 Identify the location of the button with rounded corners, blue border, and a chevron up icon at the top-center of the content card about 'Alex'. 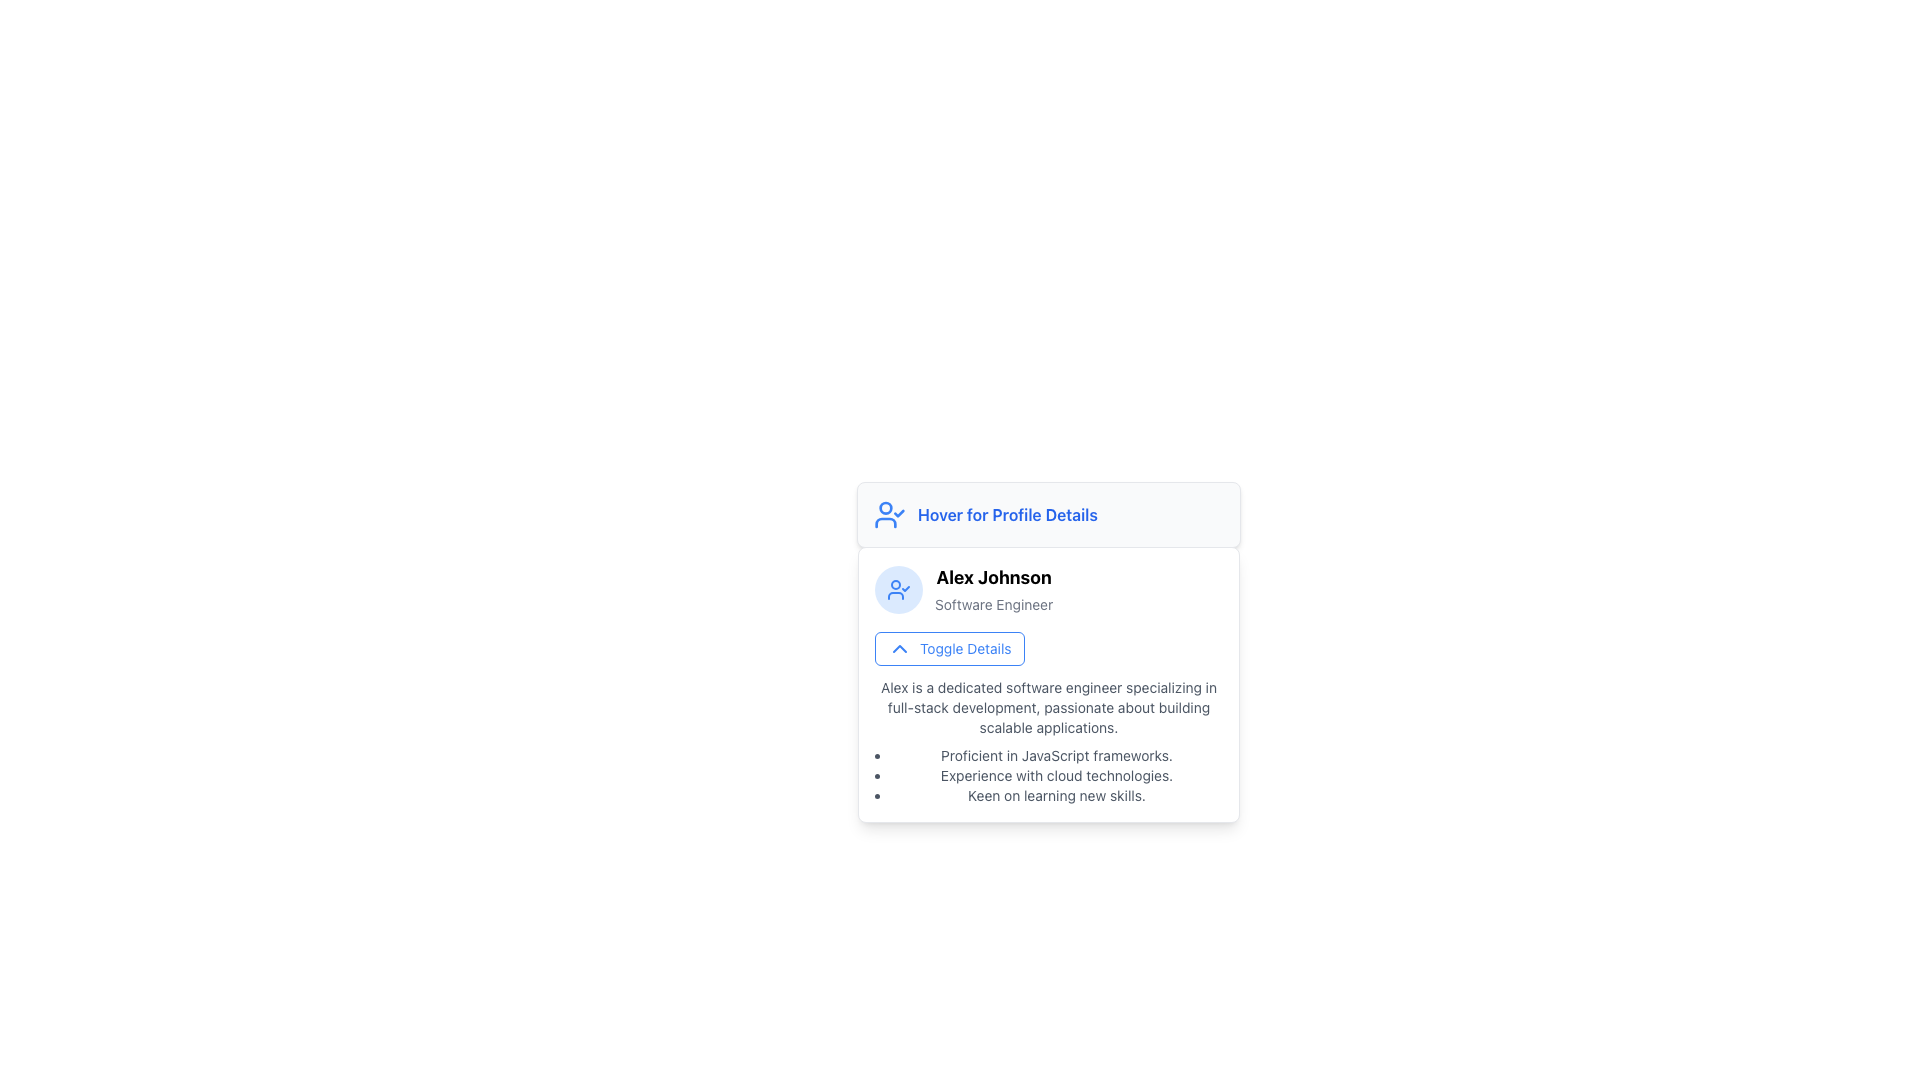
(948, 648).